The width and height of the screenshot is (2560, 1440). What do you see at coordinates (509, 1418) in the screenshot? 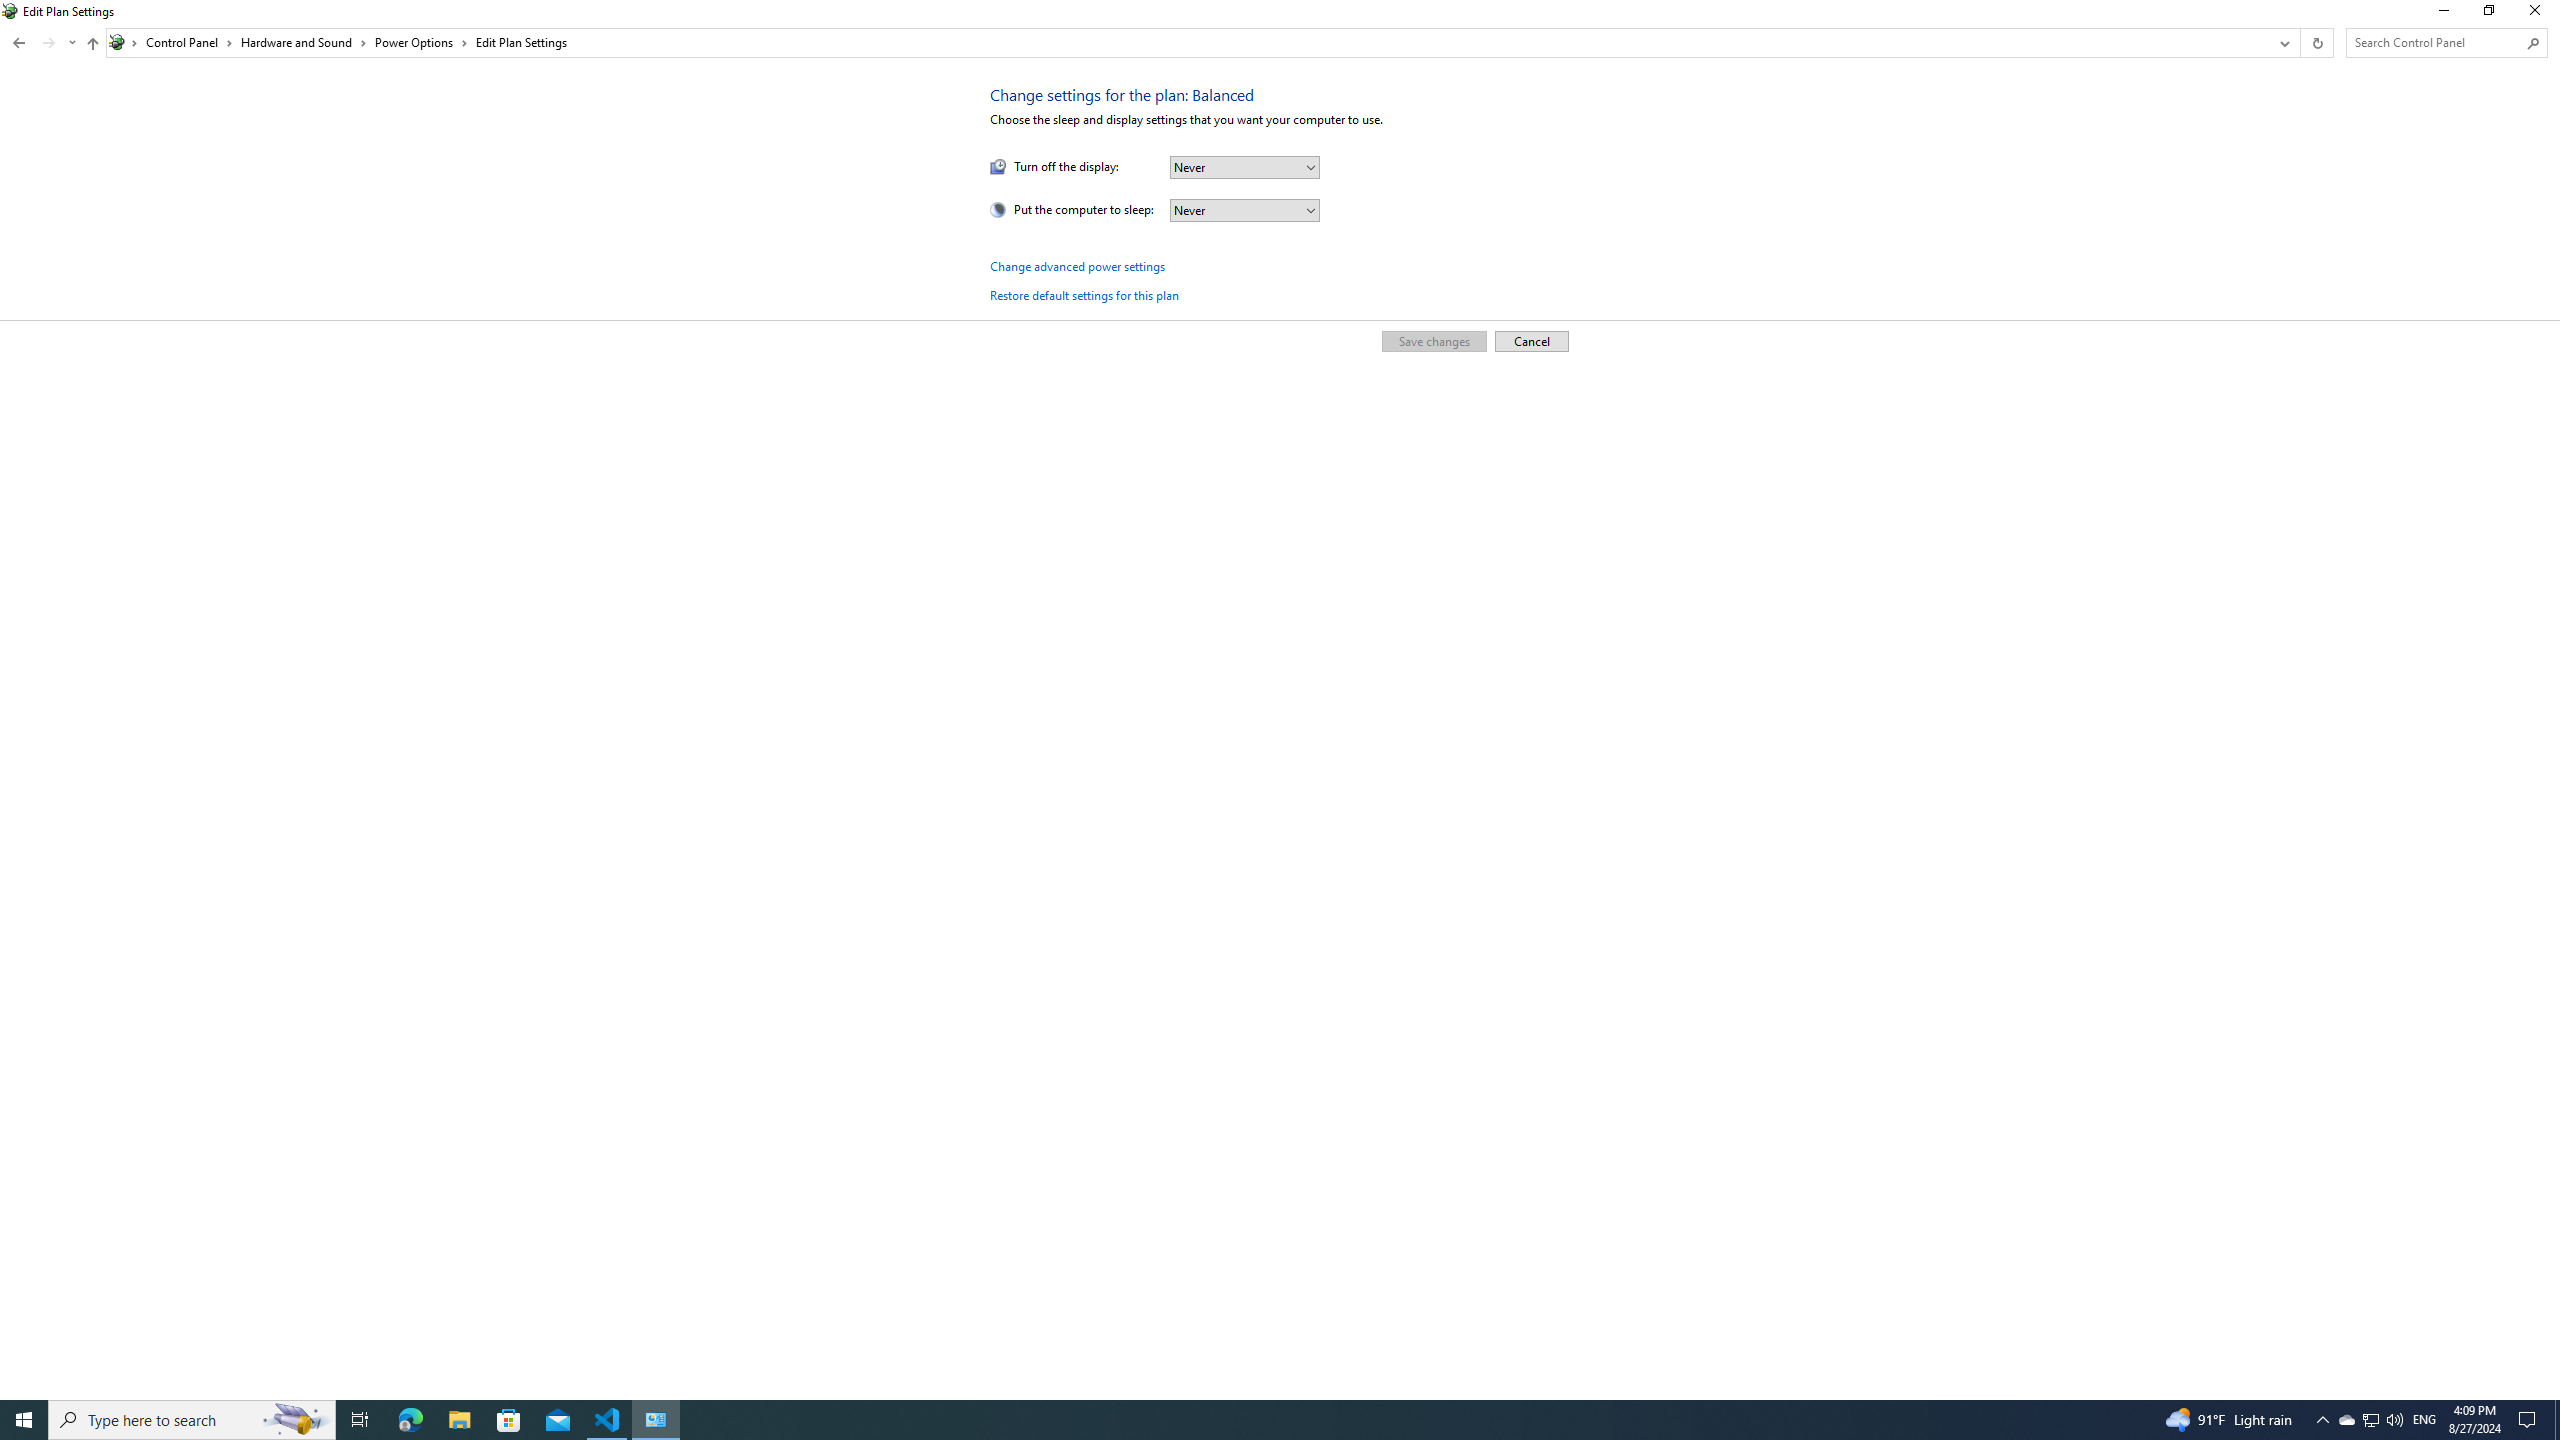
I see `'Microsoft Store'` at bounding box center [509, 1418].